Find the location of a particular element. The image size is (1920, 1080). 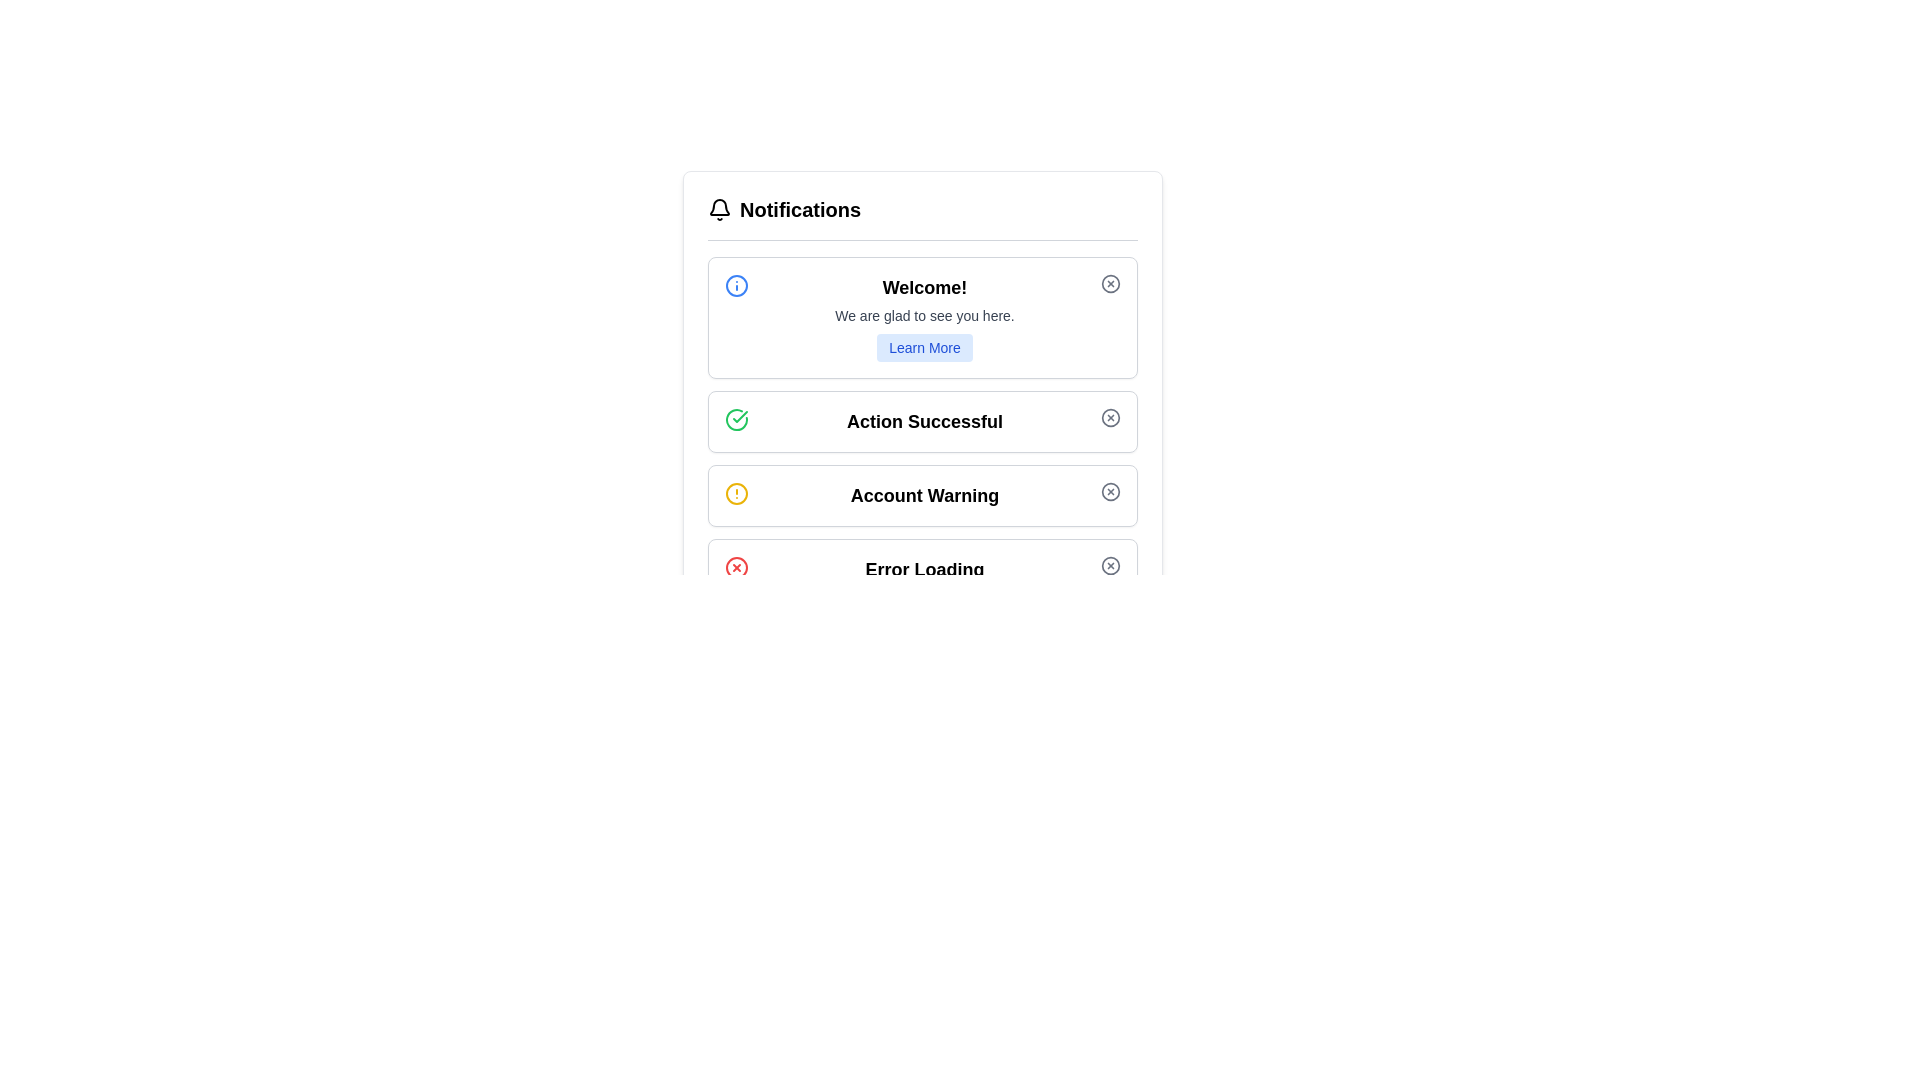

the Notification card at the top of the 'Notifications' section, which welcomes the user and contains a 'Learn More' button is located at coordinates (921, 316).